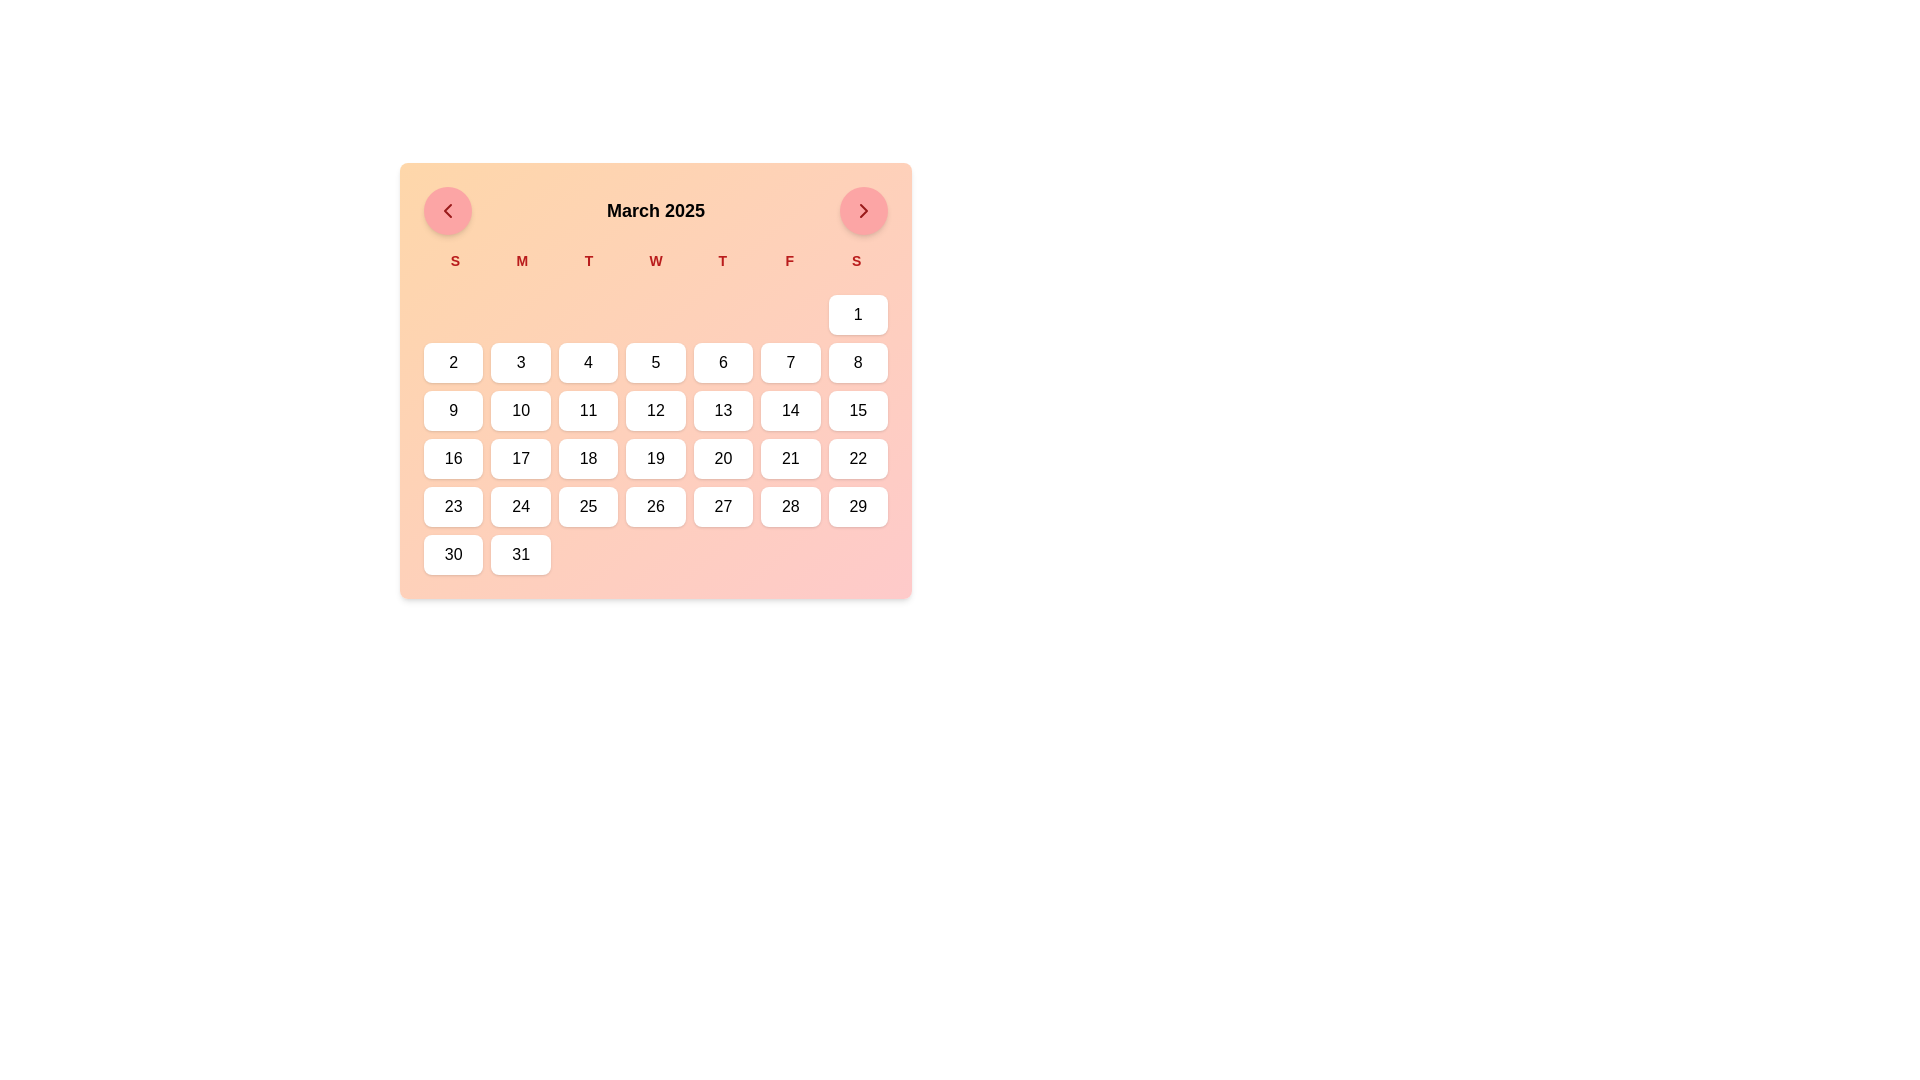  I want to click on the empty grid cell in the top row, fifth column of the calendar layout, so click(722, 315).